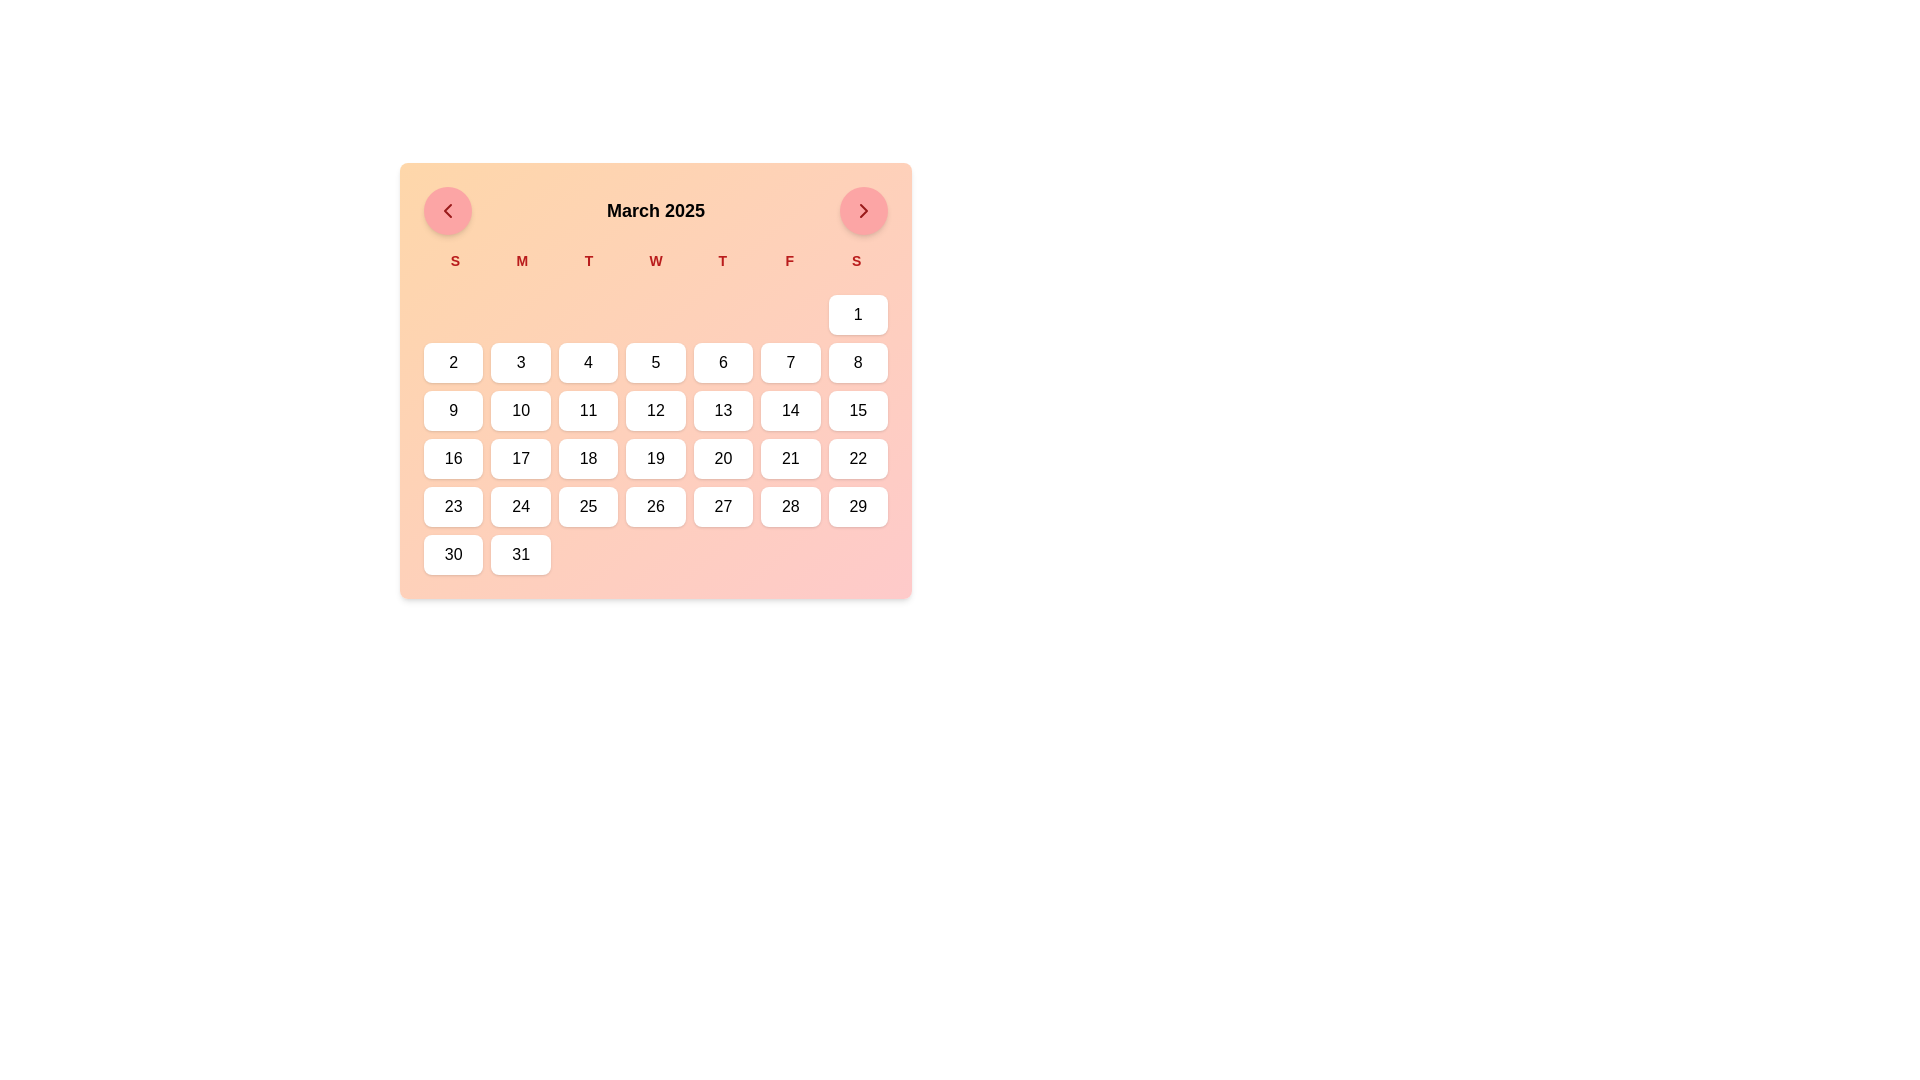  I want to click on the empty grid cell in the top row, fifth column of the calendar layout, so click(722, 315).